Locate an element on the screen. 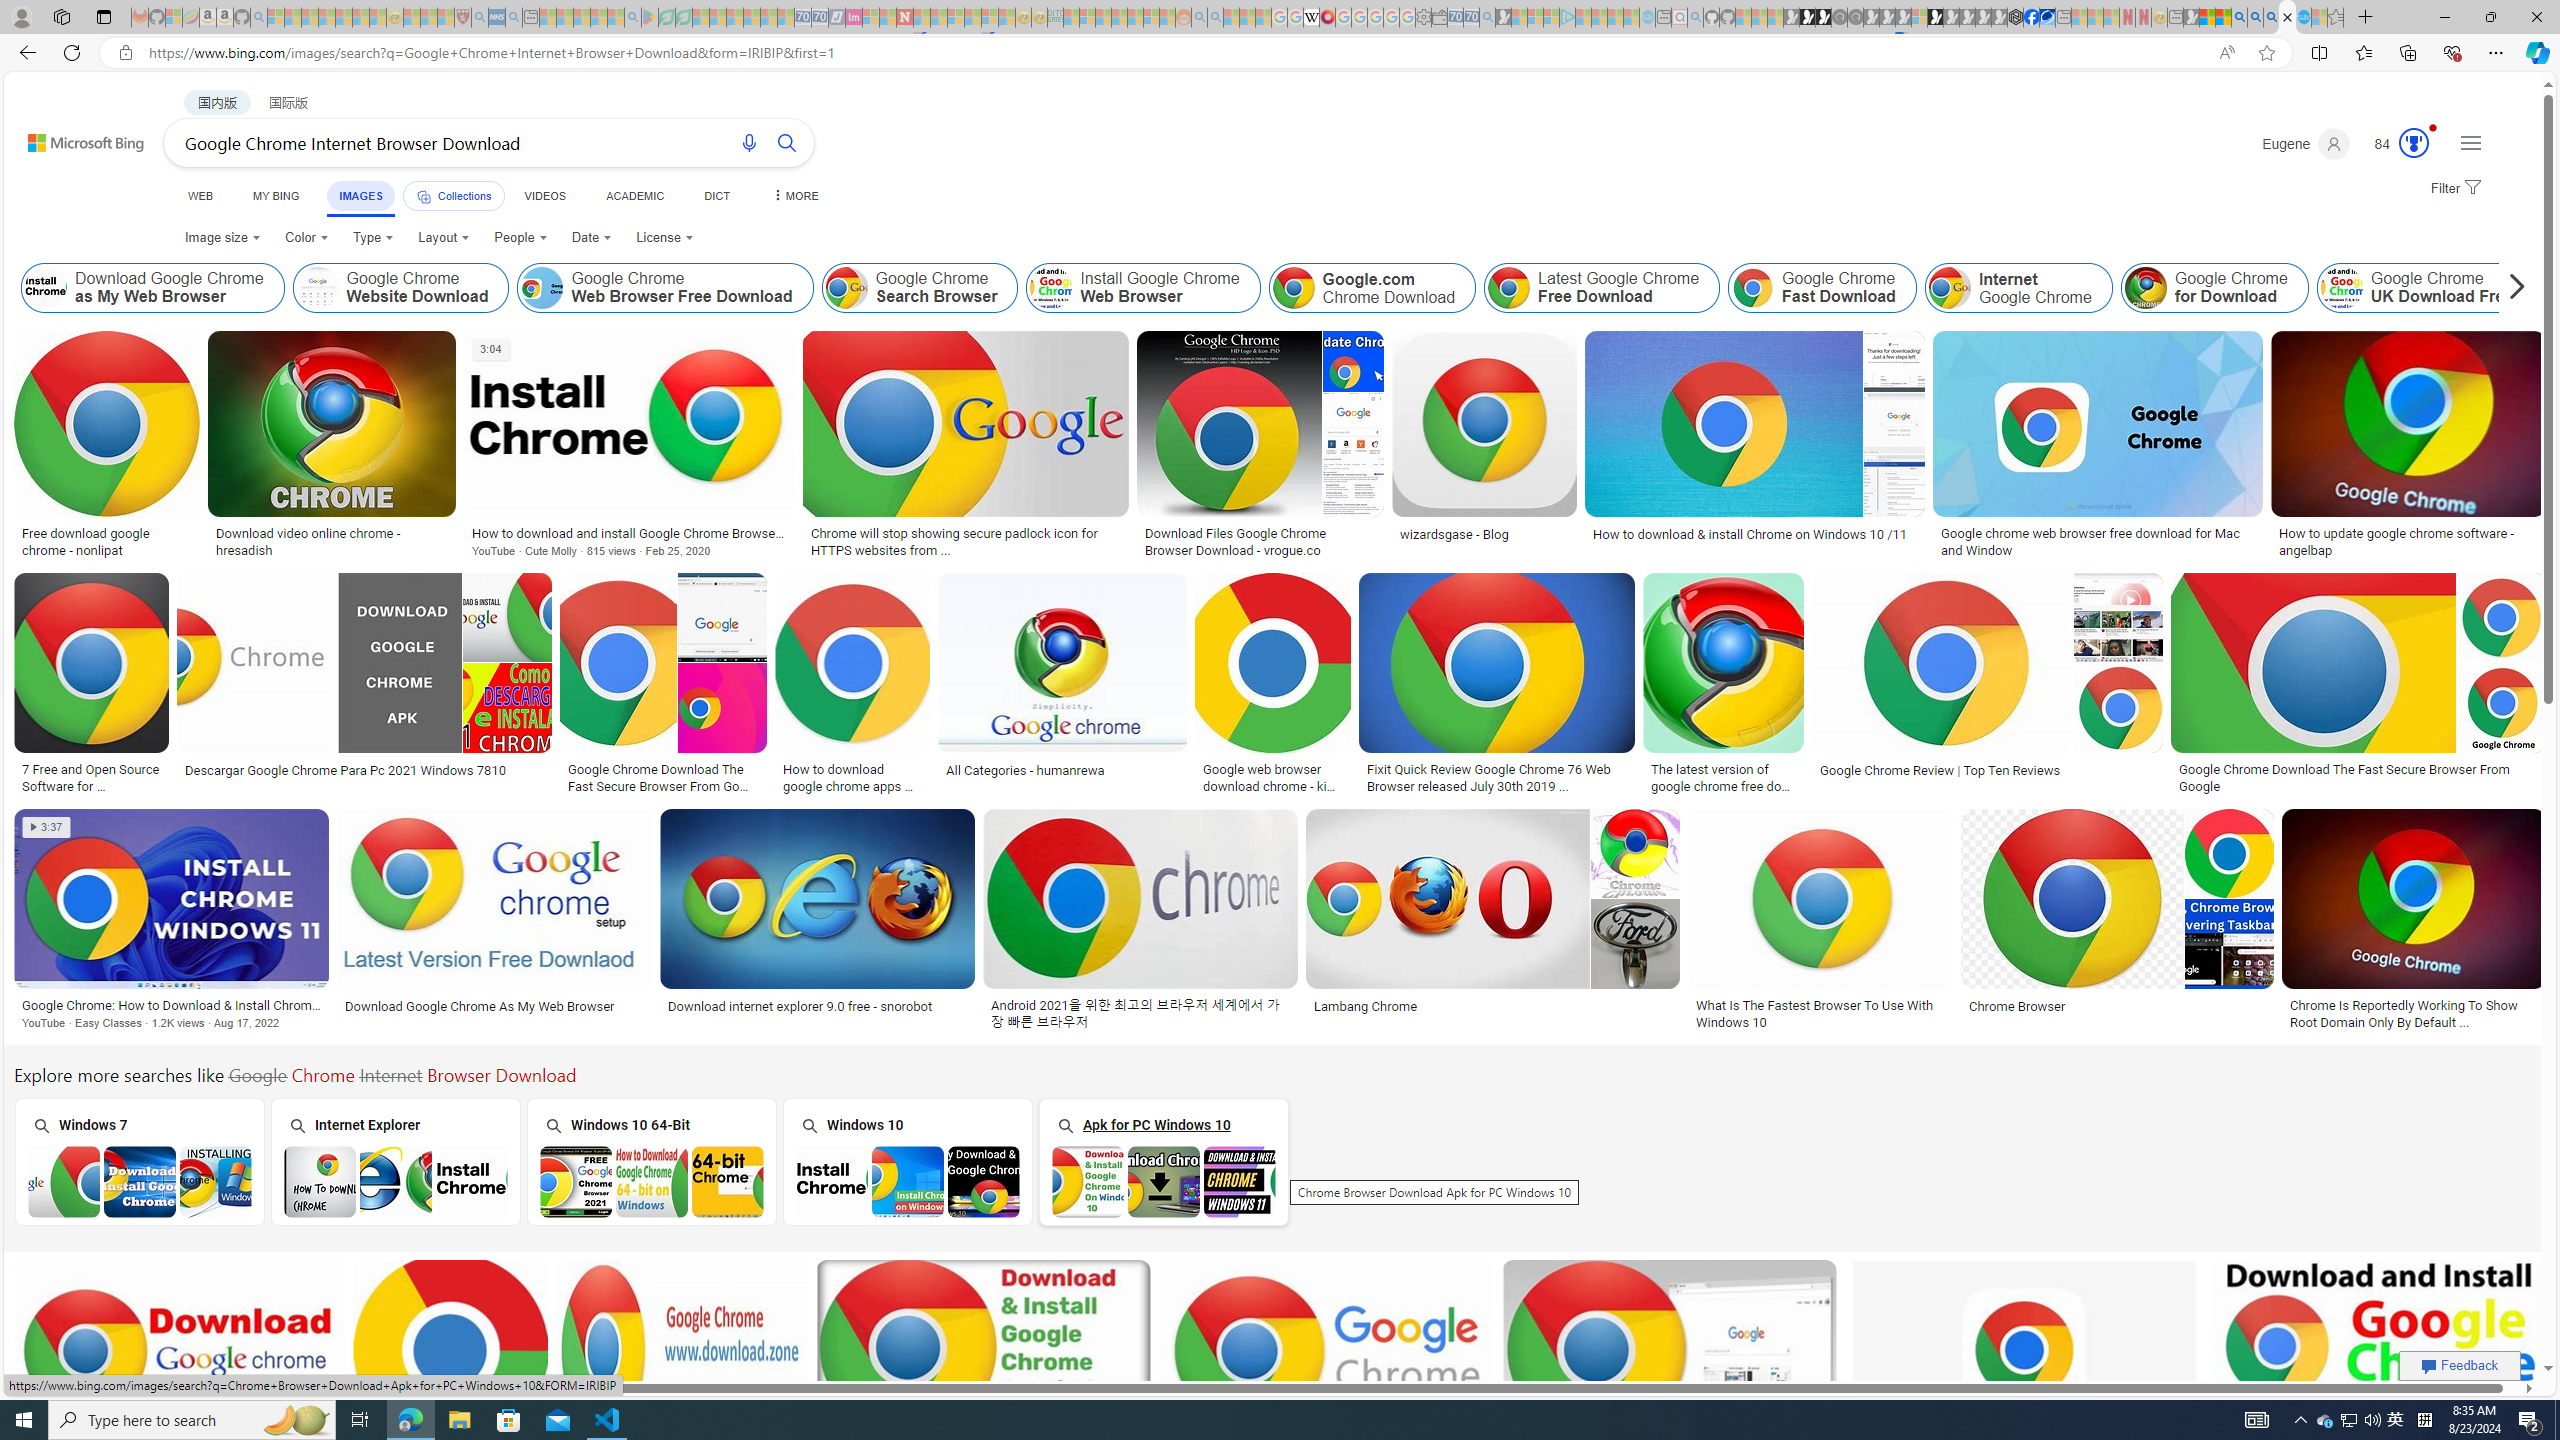 This screenshot has width=2560, height=1440. 'Wallet - Sleeping' is located at coordinates (1439, 16).